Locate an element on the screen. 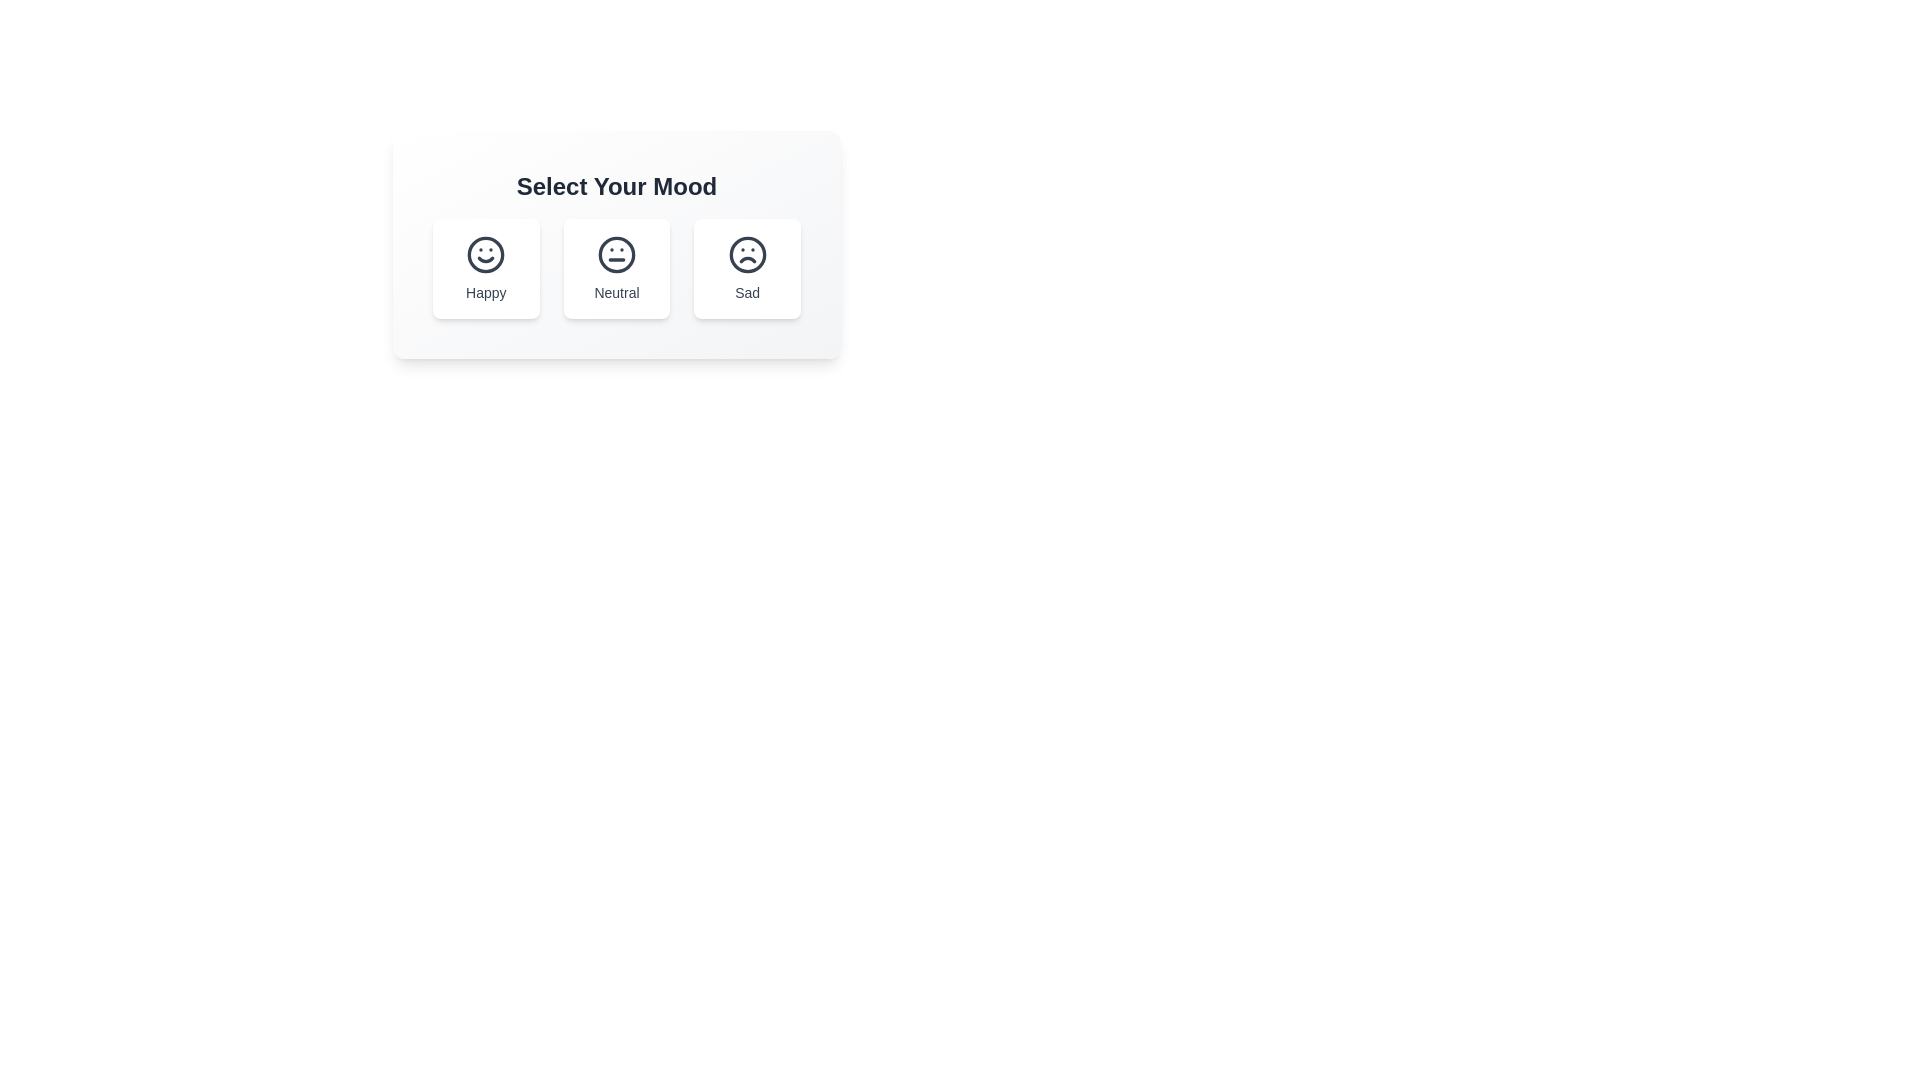 The image size is (1920, 1080). the mood button labeled Neutral is located at coordinates (616, 268).